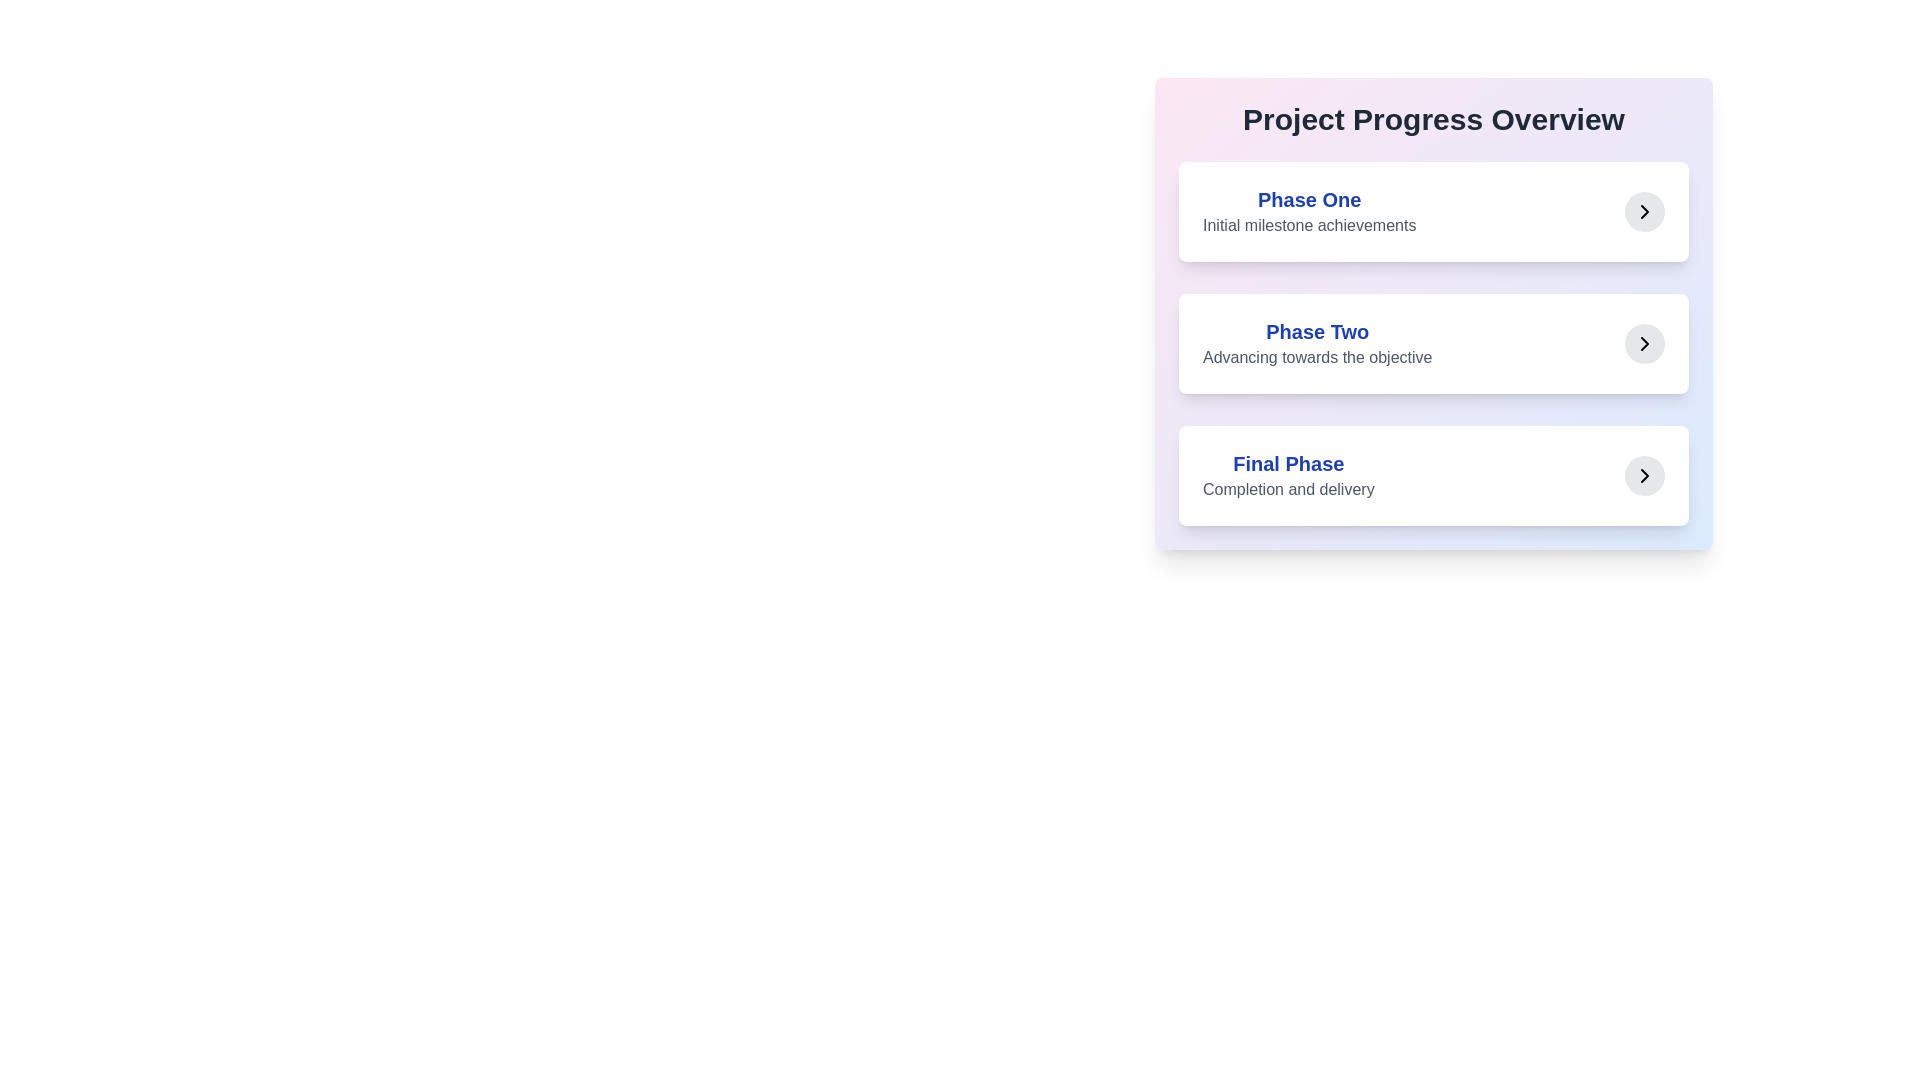  What do you see at coordinates (1288, 475) in the screenshot?
I see `text of the 'Final Phase' label, which displays the title in bold blue and the subtitle in smaller gray text, located at the bottom of the 'Project Progress Overview' list` at bounding box center [1288, 475].